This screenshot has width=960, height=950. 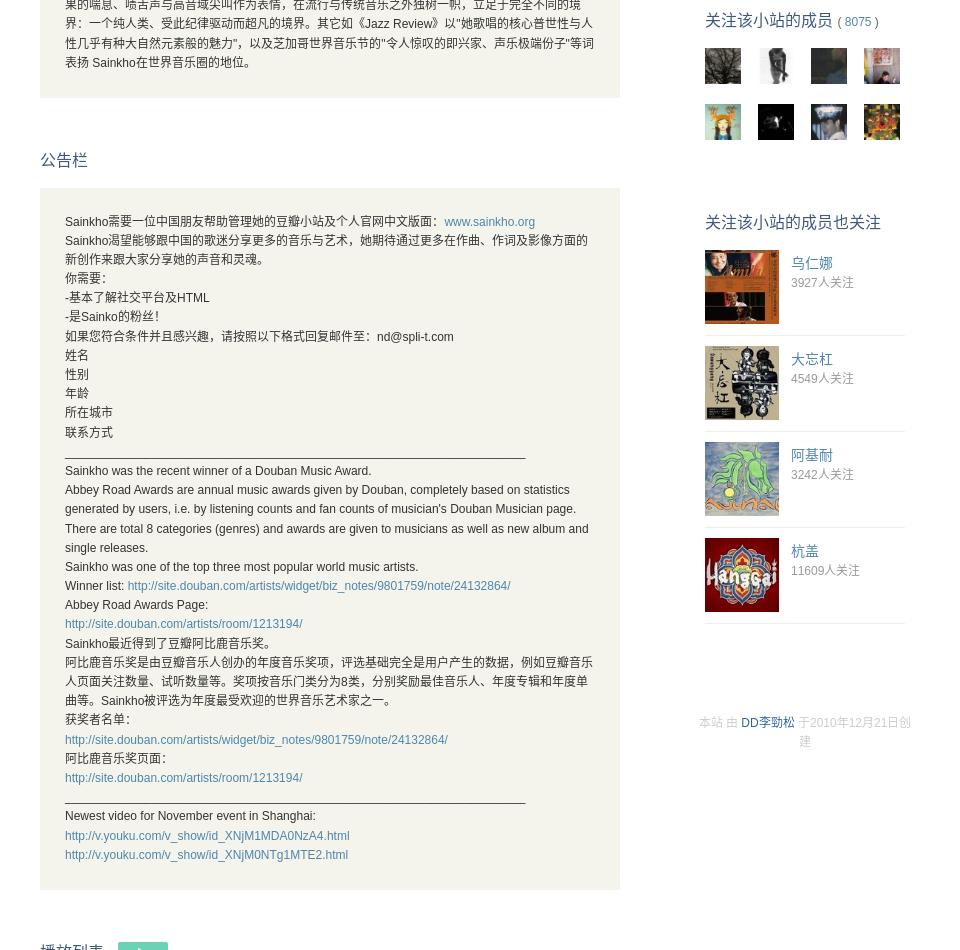 I want to click on 'Sainkho需要一位中国朋友帮助管理她的豆瓣小站及个人官网中文版面：', so click(x=253, y=220).